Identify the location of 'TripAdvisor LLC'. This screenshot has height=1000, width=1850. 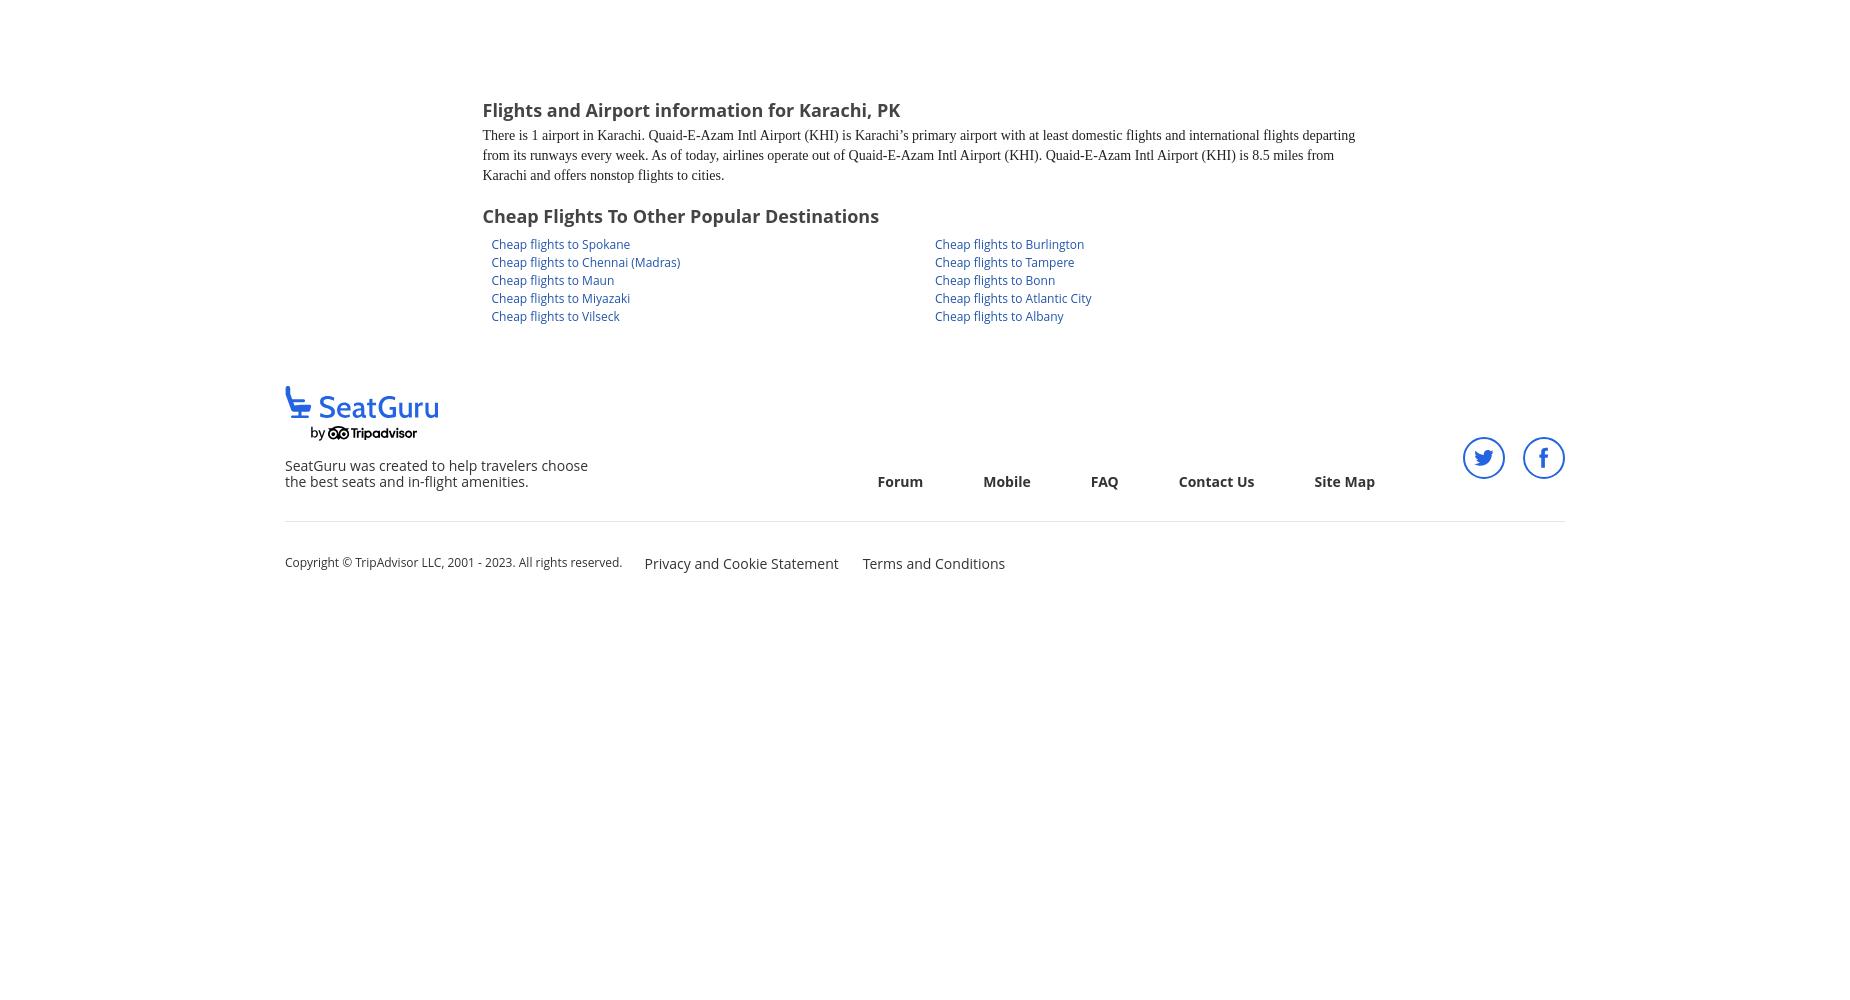
(396, 562).